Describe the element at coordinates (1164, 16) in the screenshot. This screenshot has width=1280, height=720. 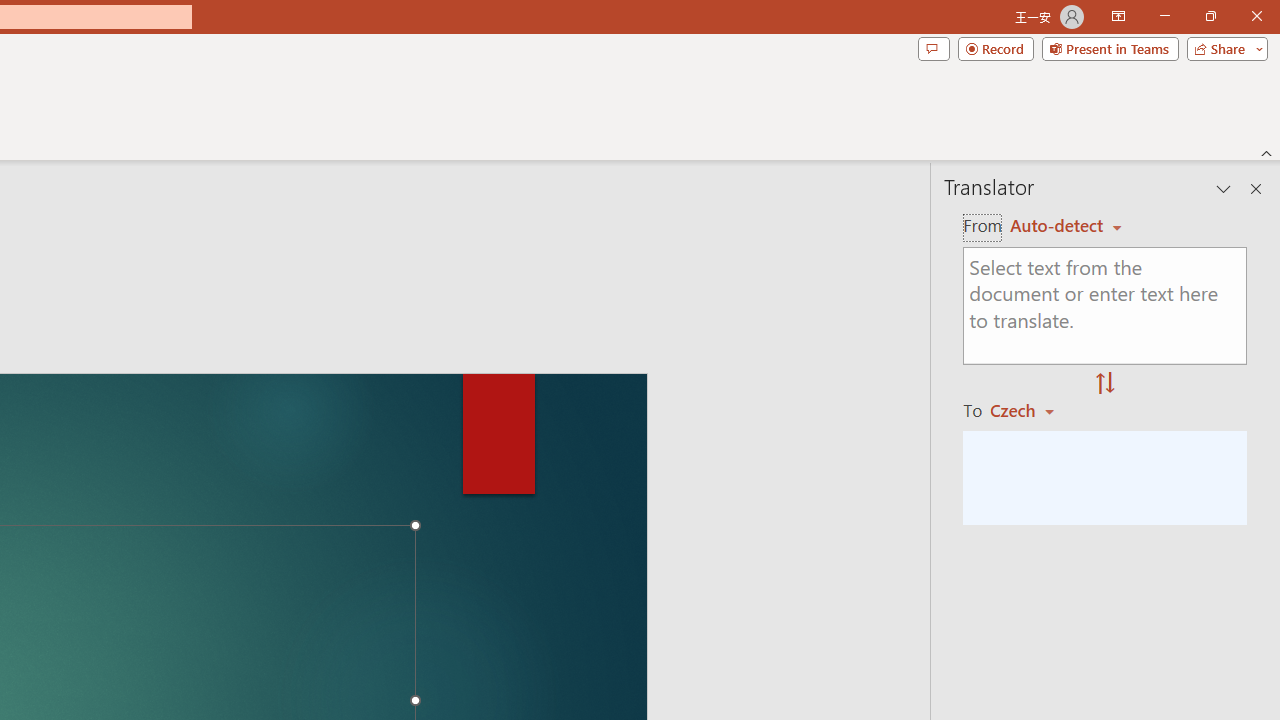
I see `'Minimize'` at that location.